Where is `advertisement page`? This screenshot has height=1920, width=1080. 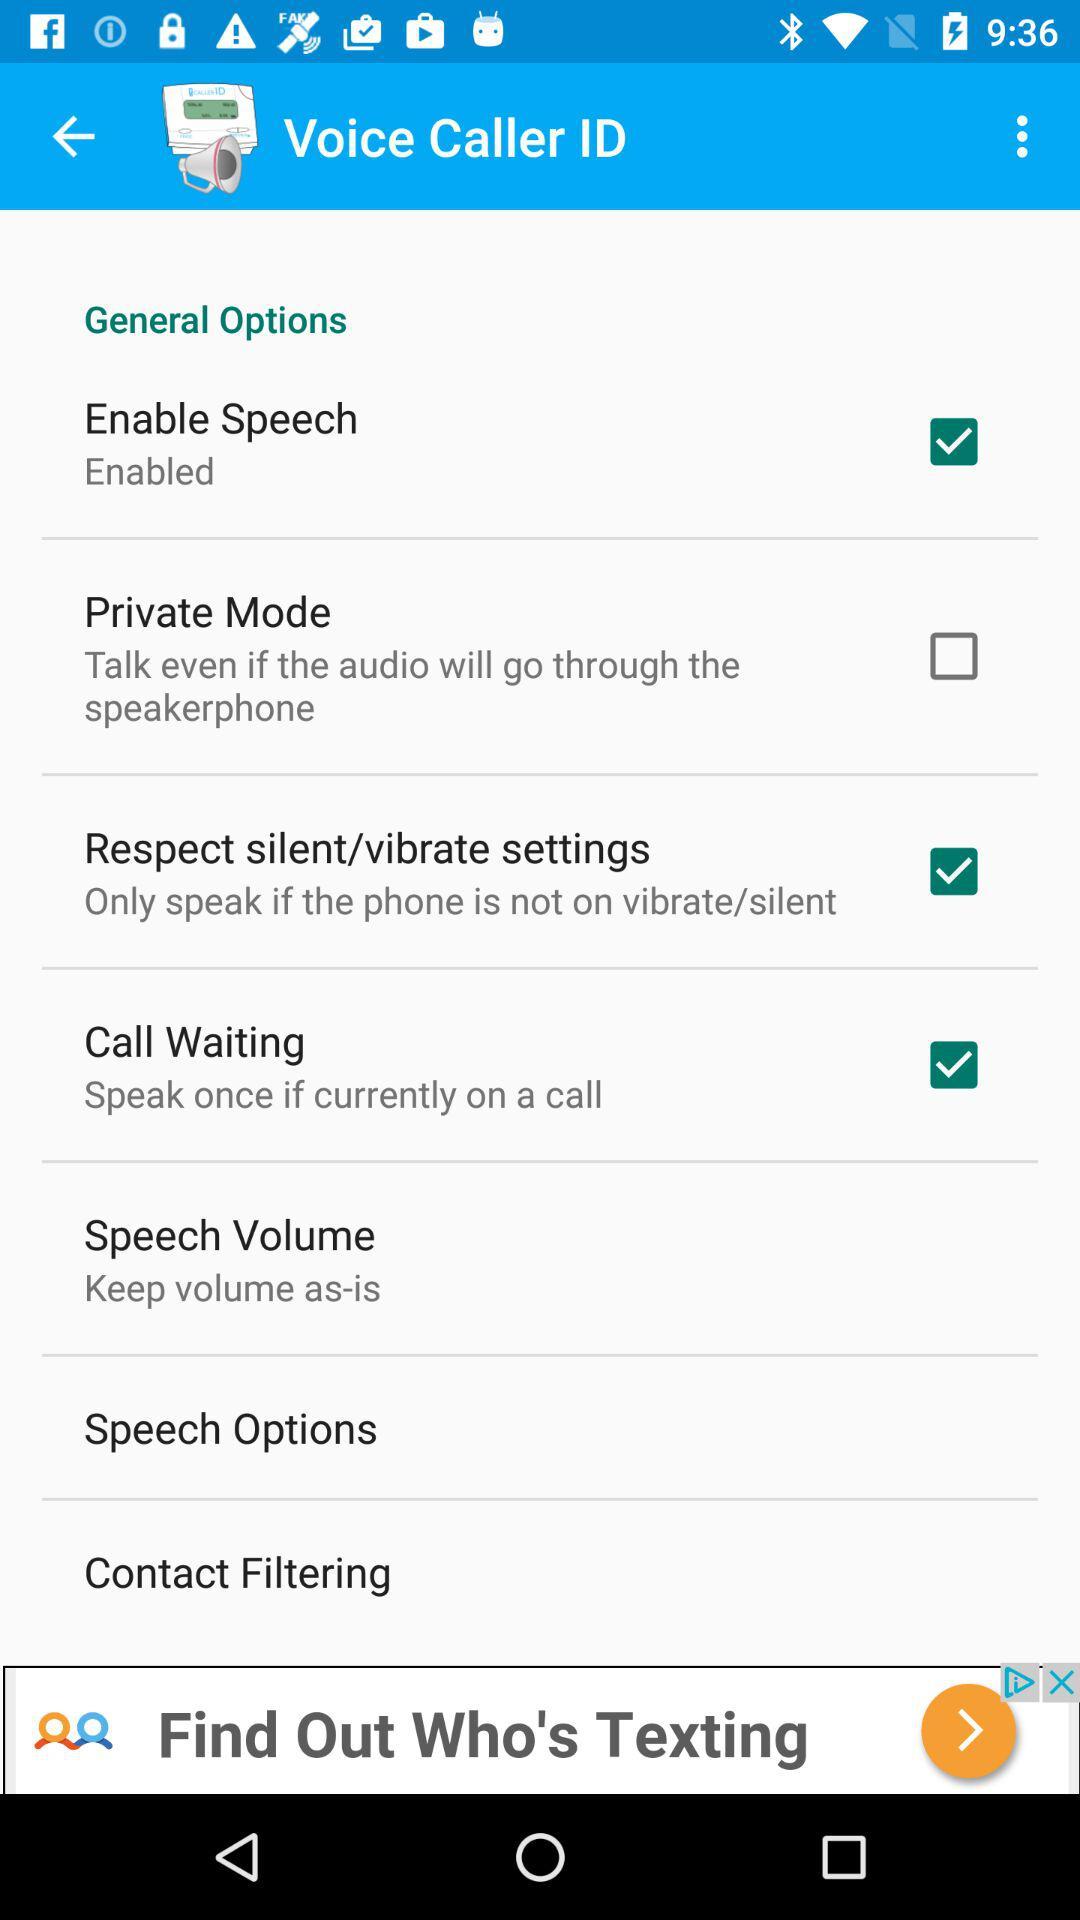 advertisement page is located at coordinates (540, 1727).